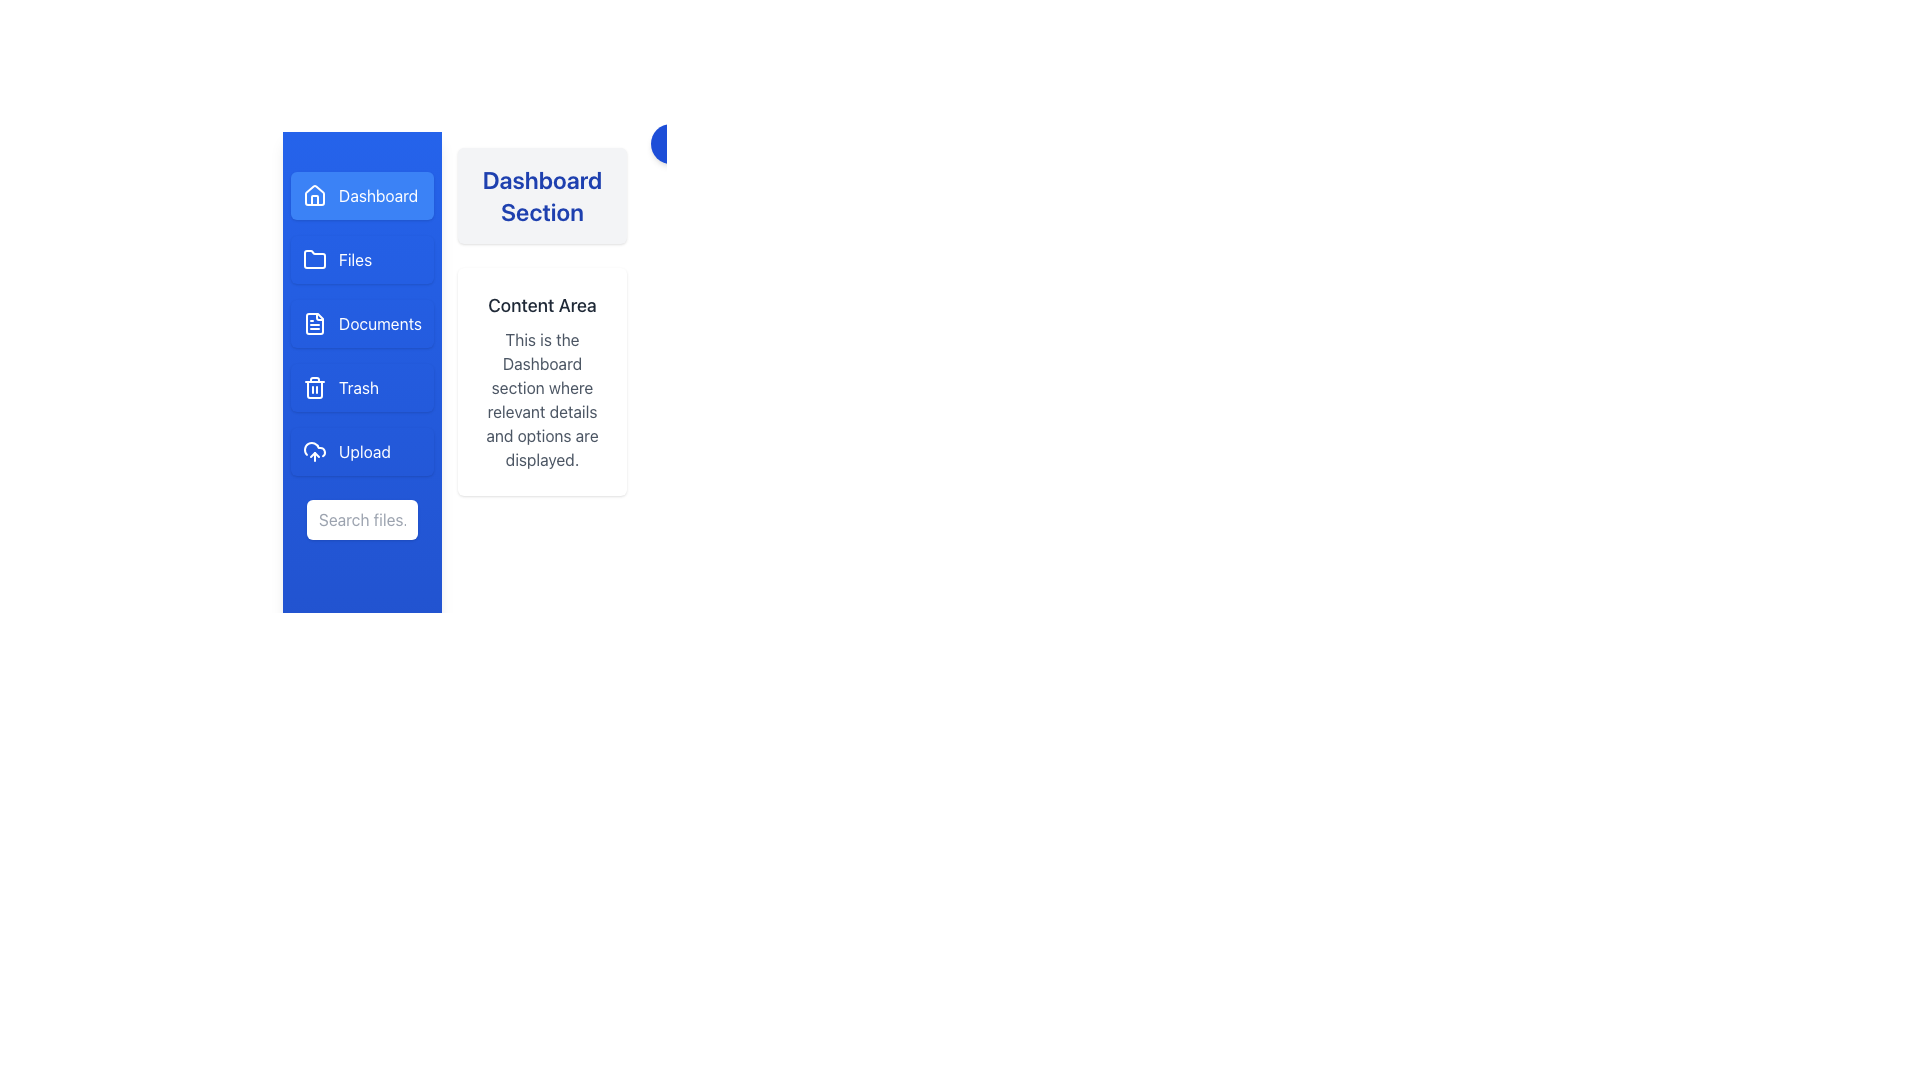 This screenshot has height=1080, width=1920. I want to click on the Header text element that serves as a title for the section, located in the upper section of a card with a light gray background, so click(542, 196).